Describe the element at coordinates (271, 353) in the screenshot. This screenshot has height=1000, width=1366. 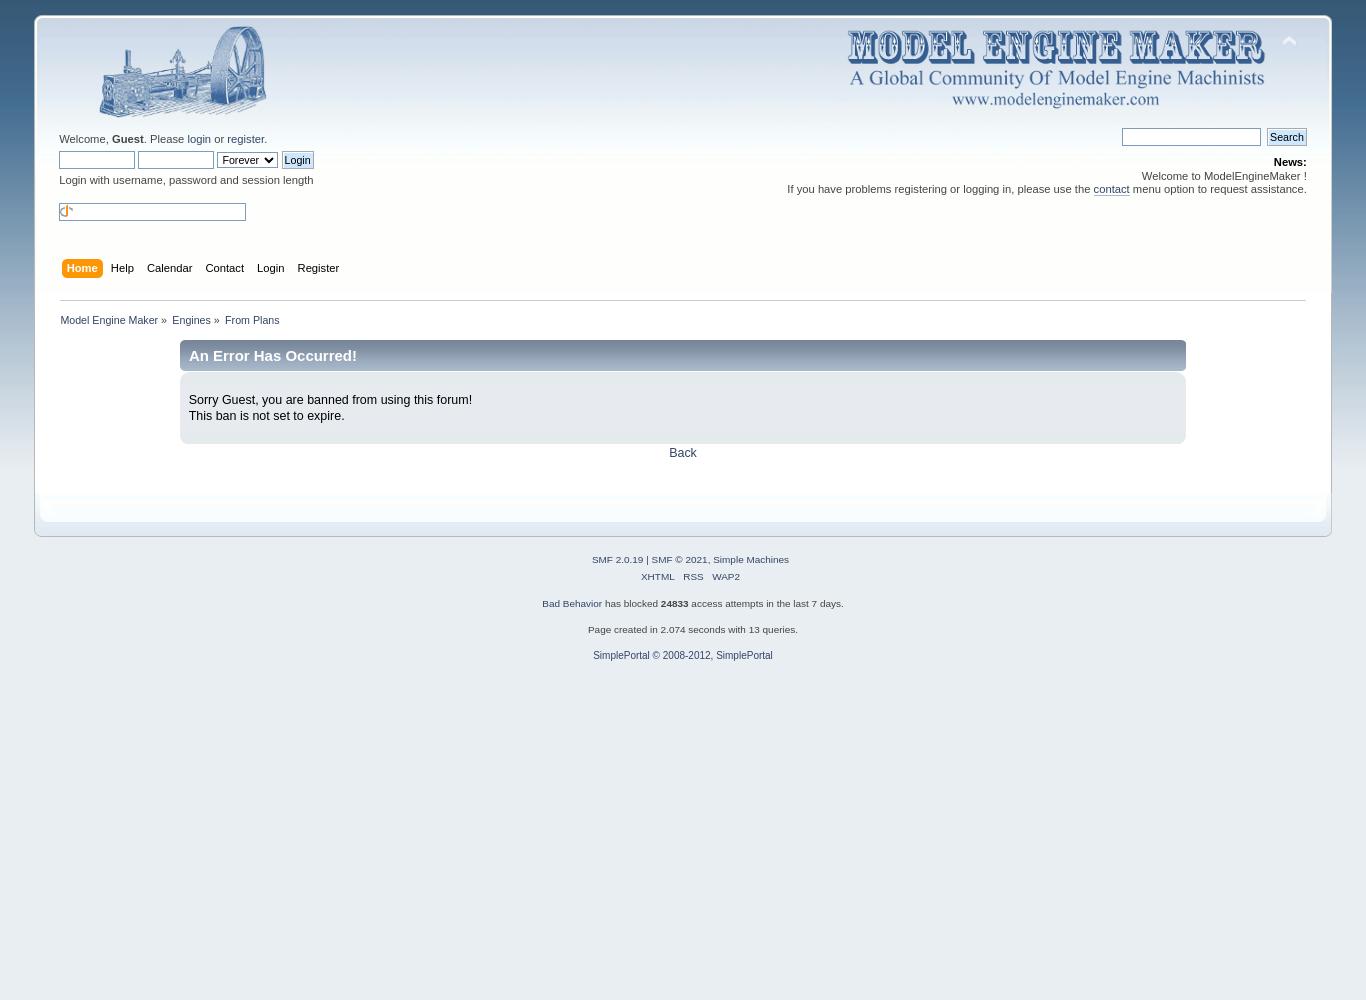
I see `'An Error Has Occurred!'` at that location.